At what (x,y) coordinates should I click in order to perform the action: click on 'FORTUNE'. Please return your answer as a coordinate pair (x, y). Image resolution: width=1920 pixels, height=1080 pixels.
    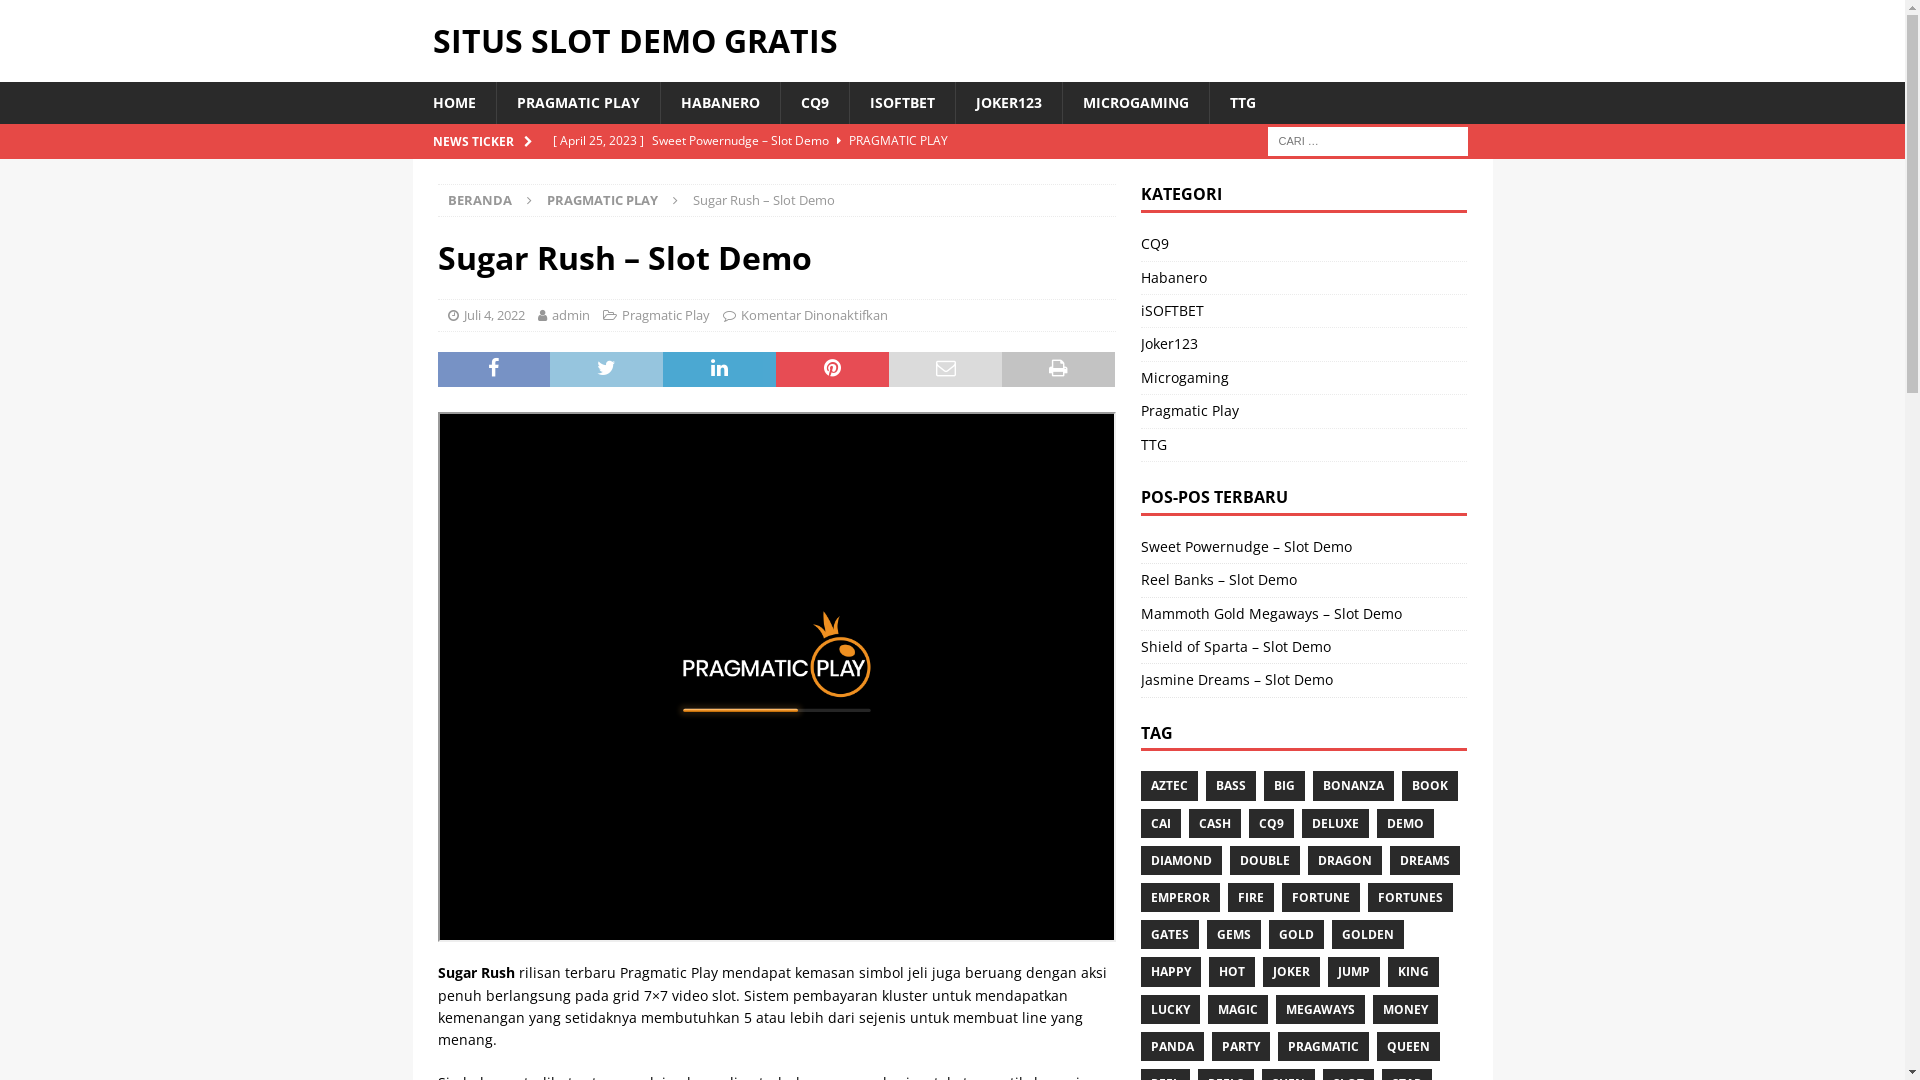
    Looking at the image, I should click on (1320, 896).